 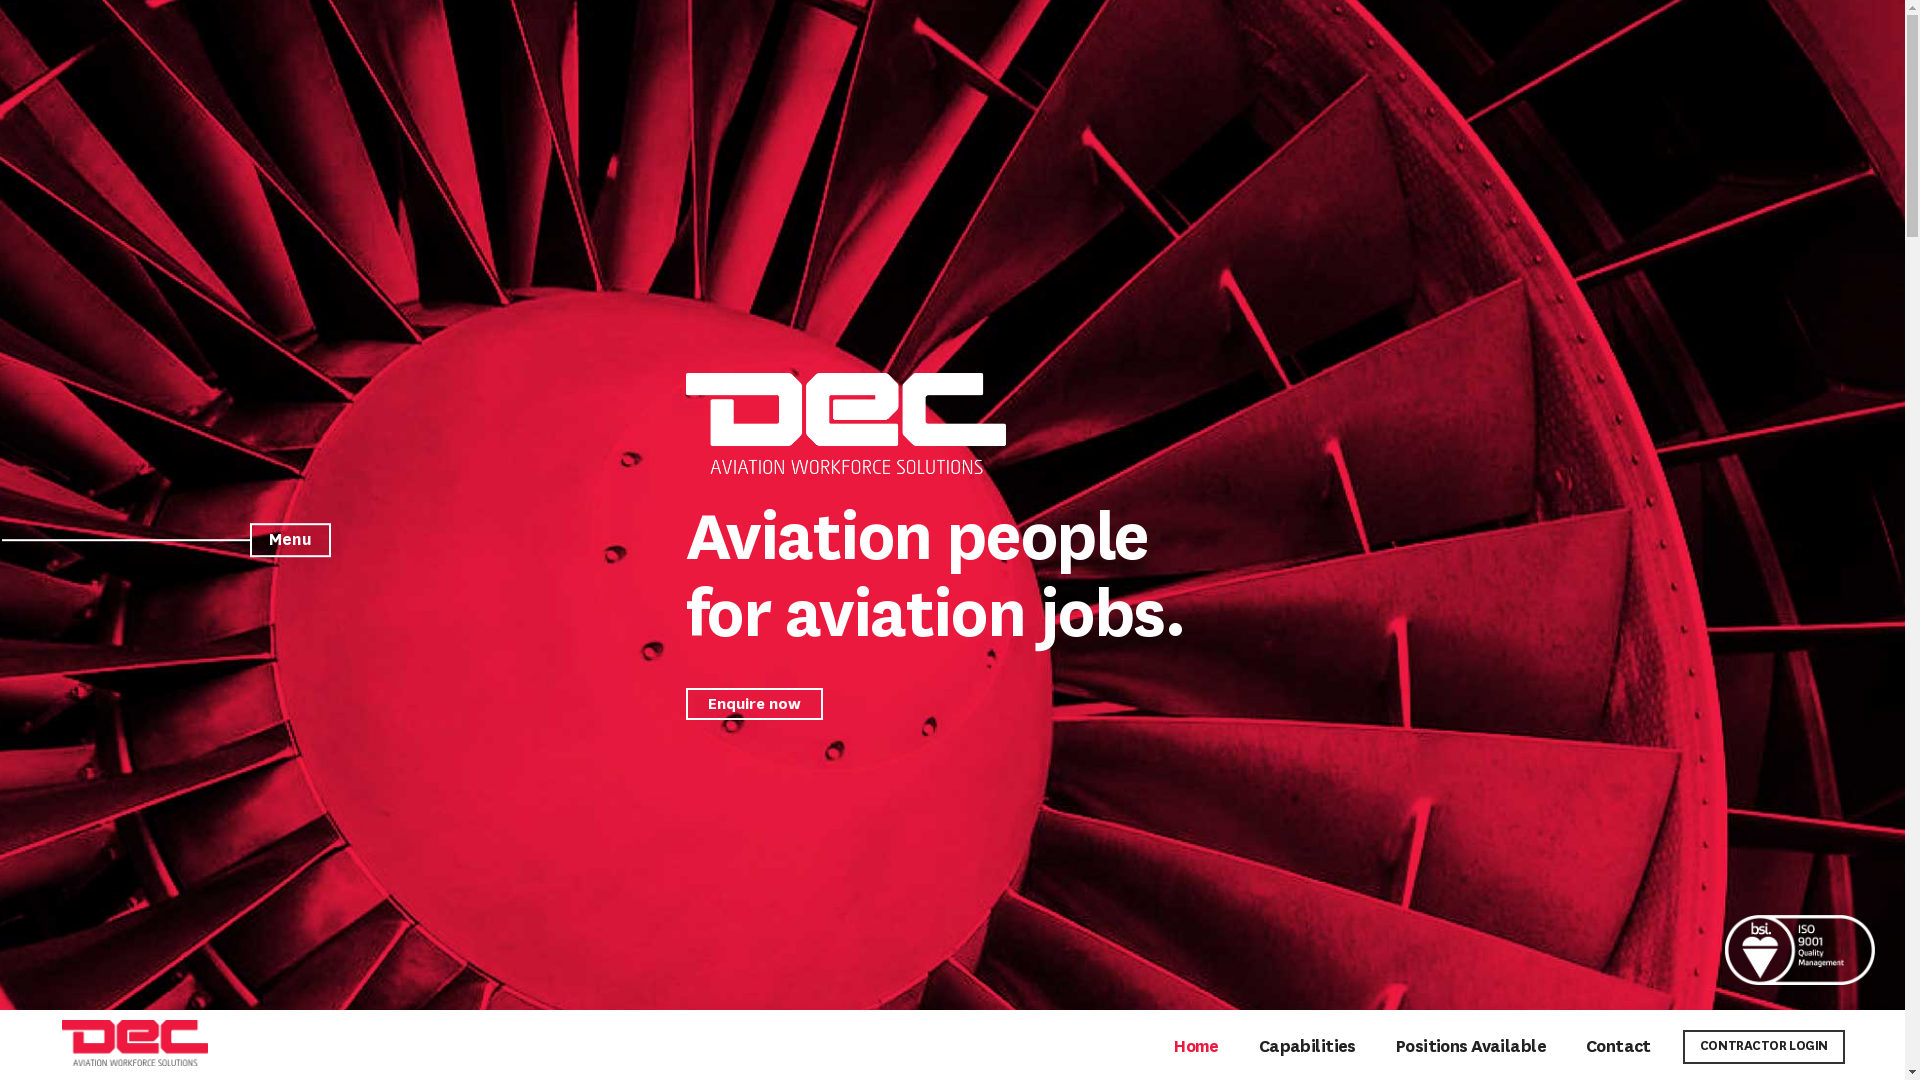 What do you see at coordinates (1763, 1045) in the screenshot?
I see `'CONTRACTOR LOGIN'` at bounding box center [1763, 1045].